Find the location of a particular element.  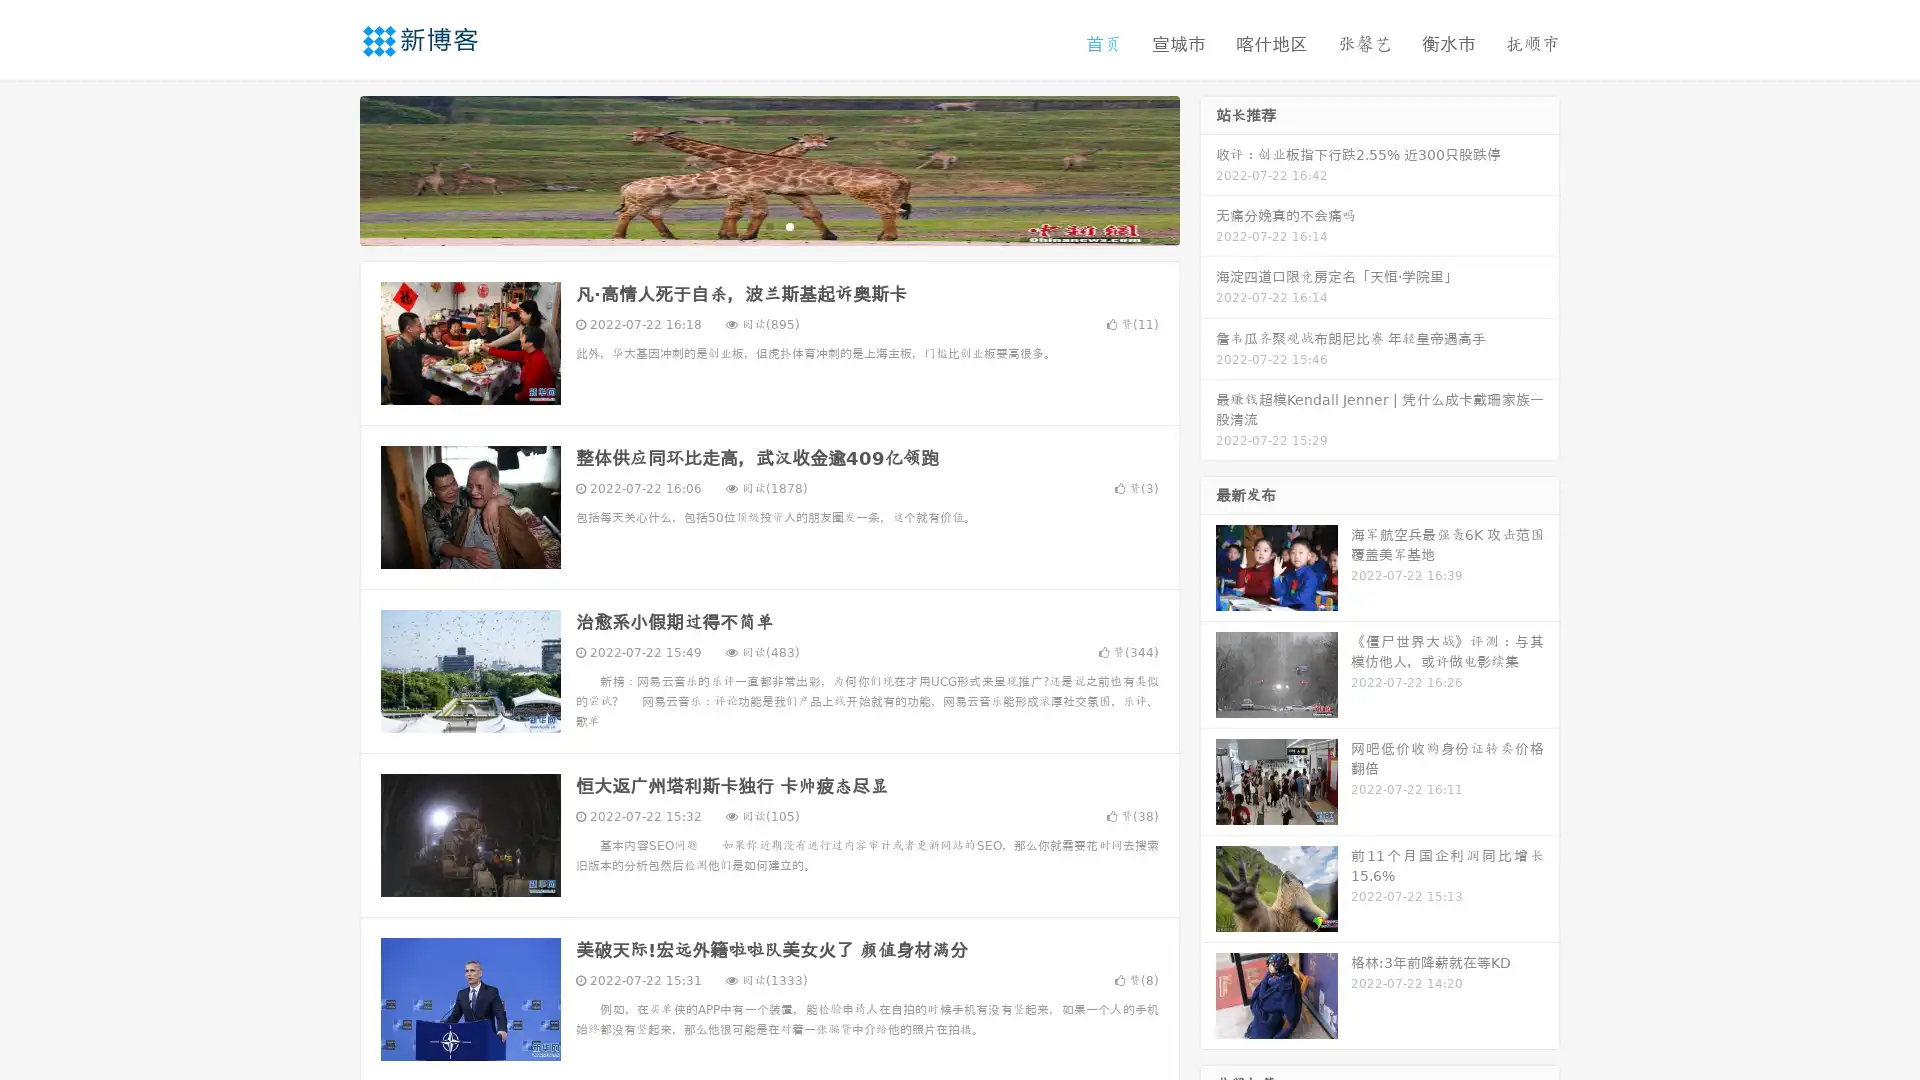

Go to slide 3 is located at coordinates (789, 225).